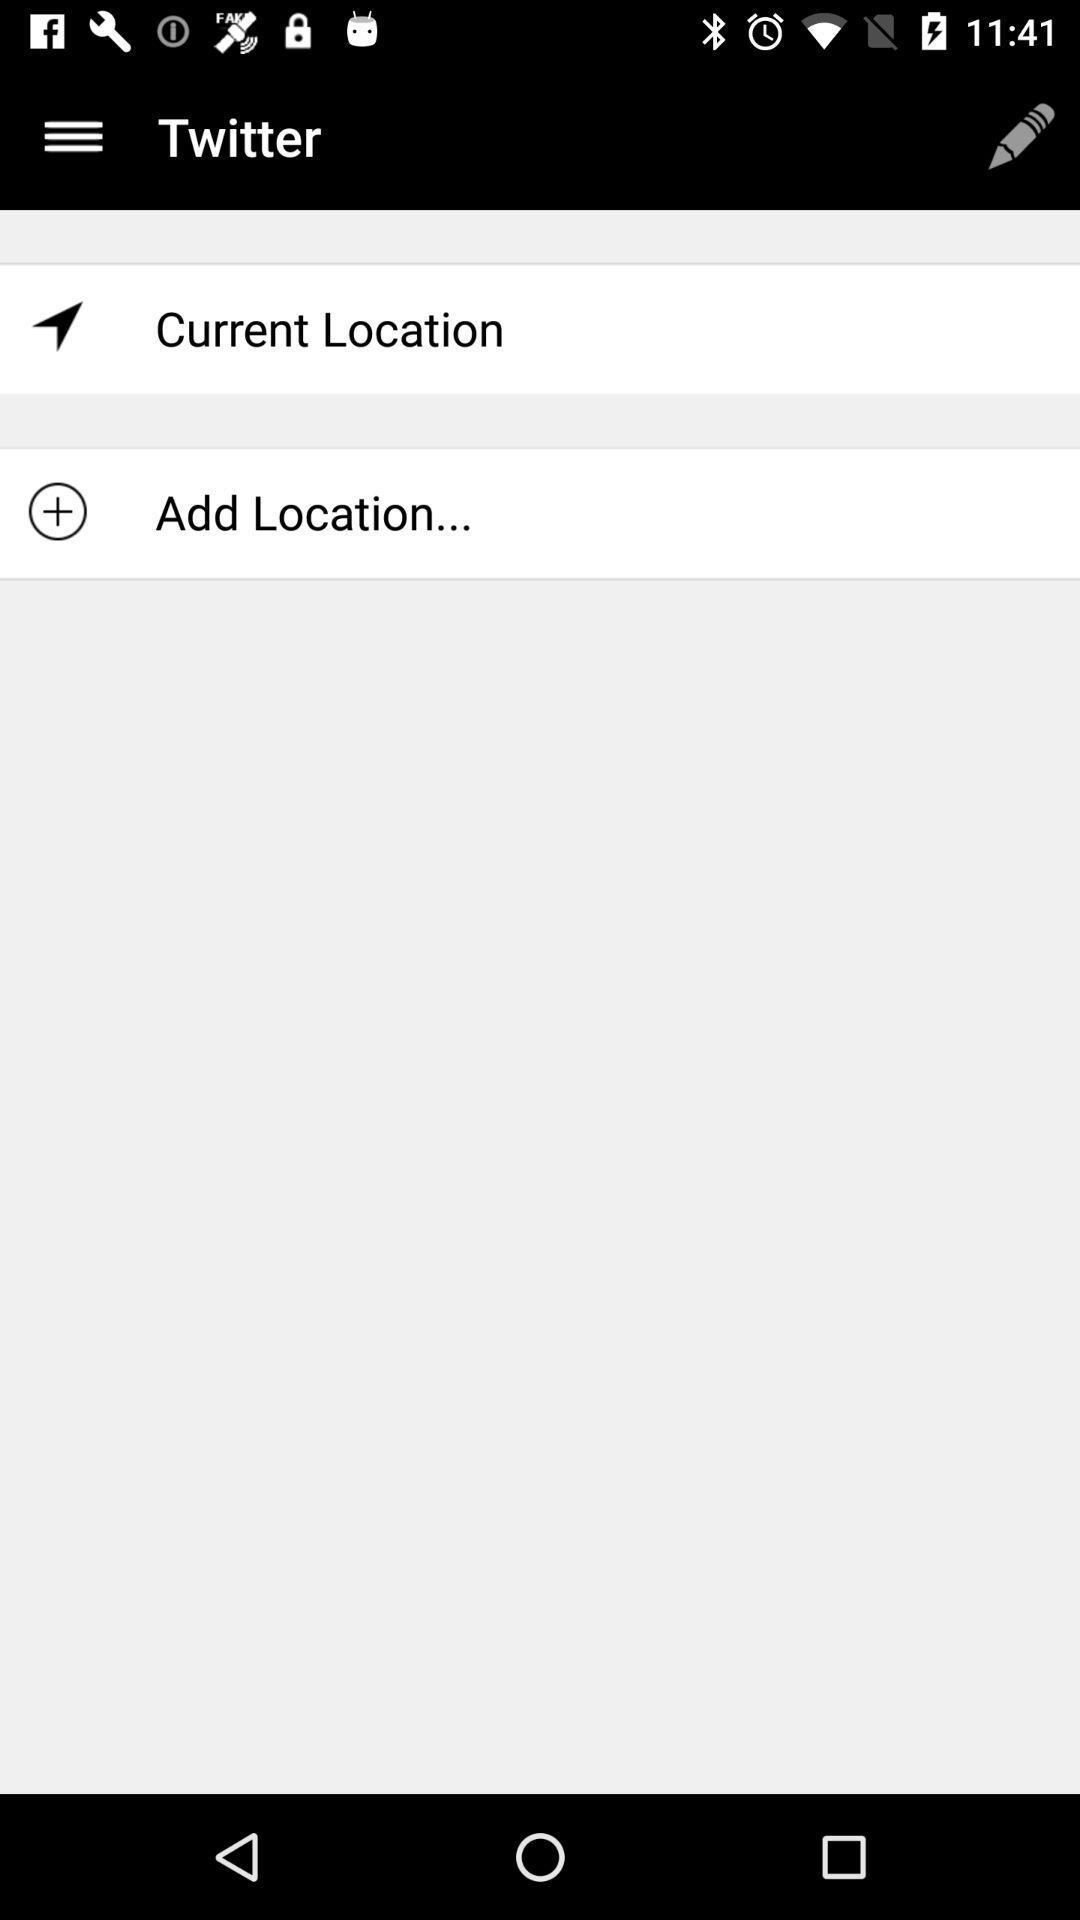 Image resolution: width=1080 pixels, height=1920 pixels. What do you see at coordinates (72, 135) in the screenshot?
I see `app to the left of the twitter app` at bounding box center [72, 135].